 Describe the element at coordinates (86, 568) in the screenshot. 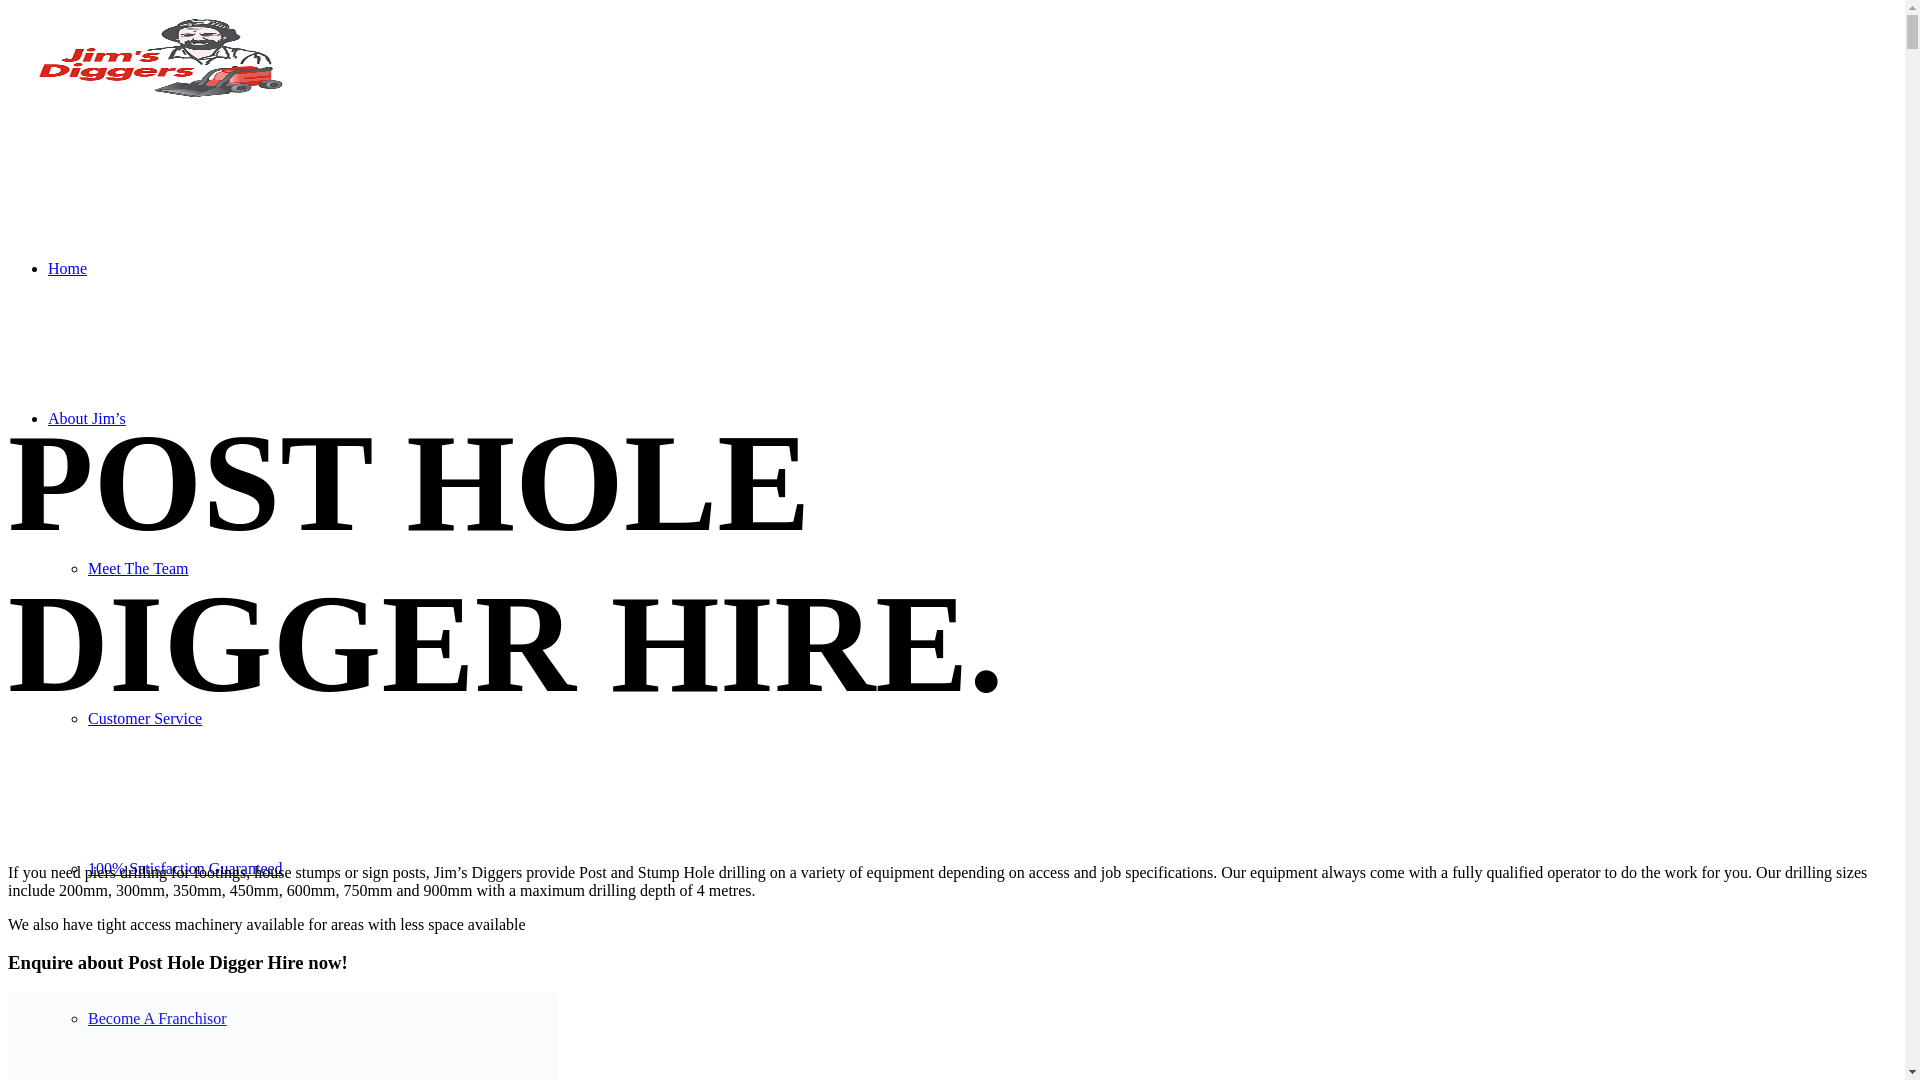

I see `'Meet The Team'` at that location.